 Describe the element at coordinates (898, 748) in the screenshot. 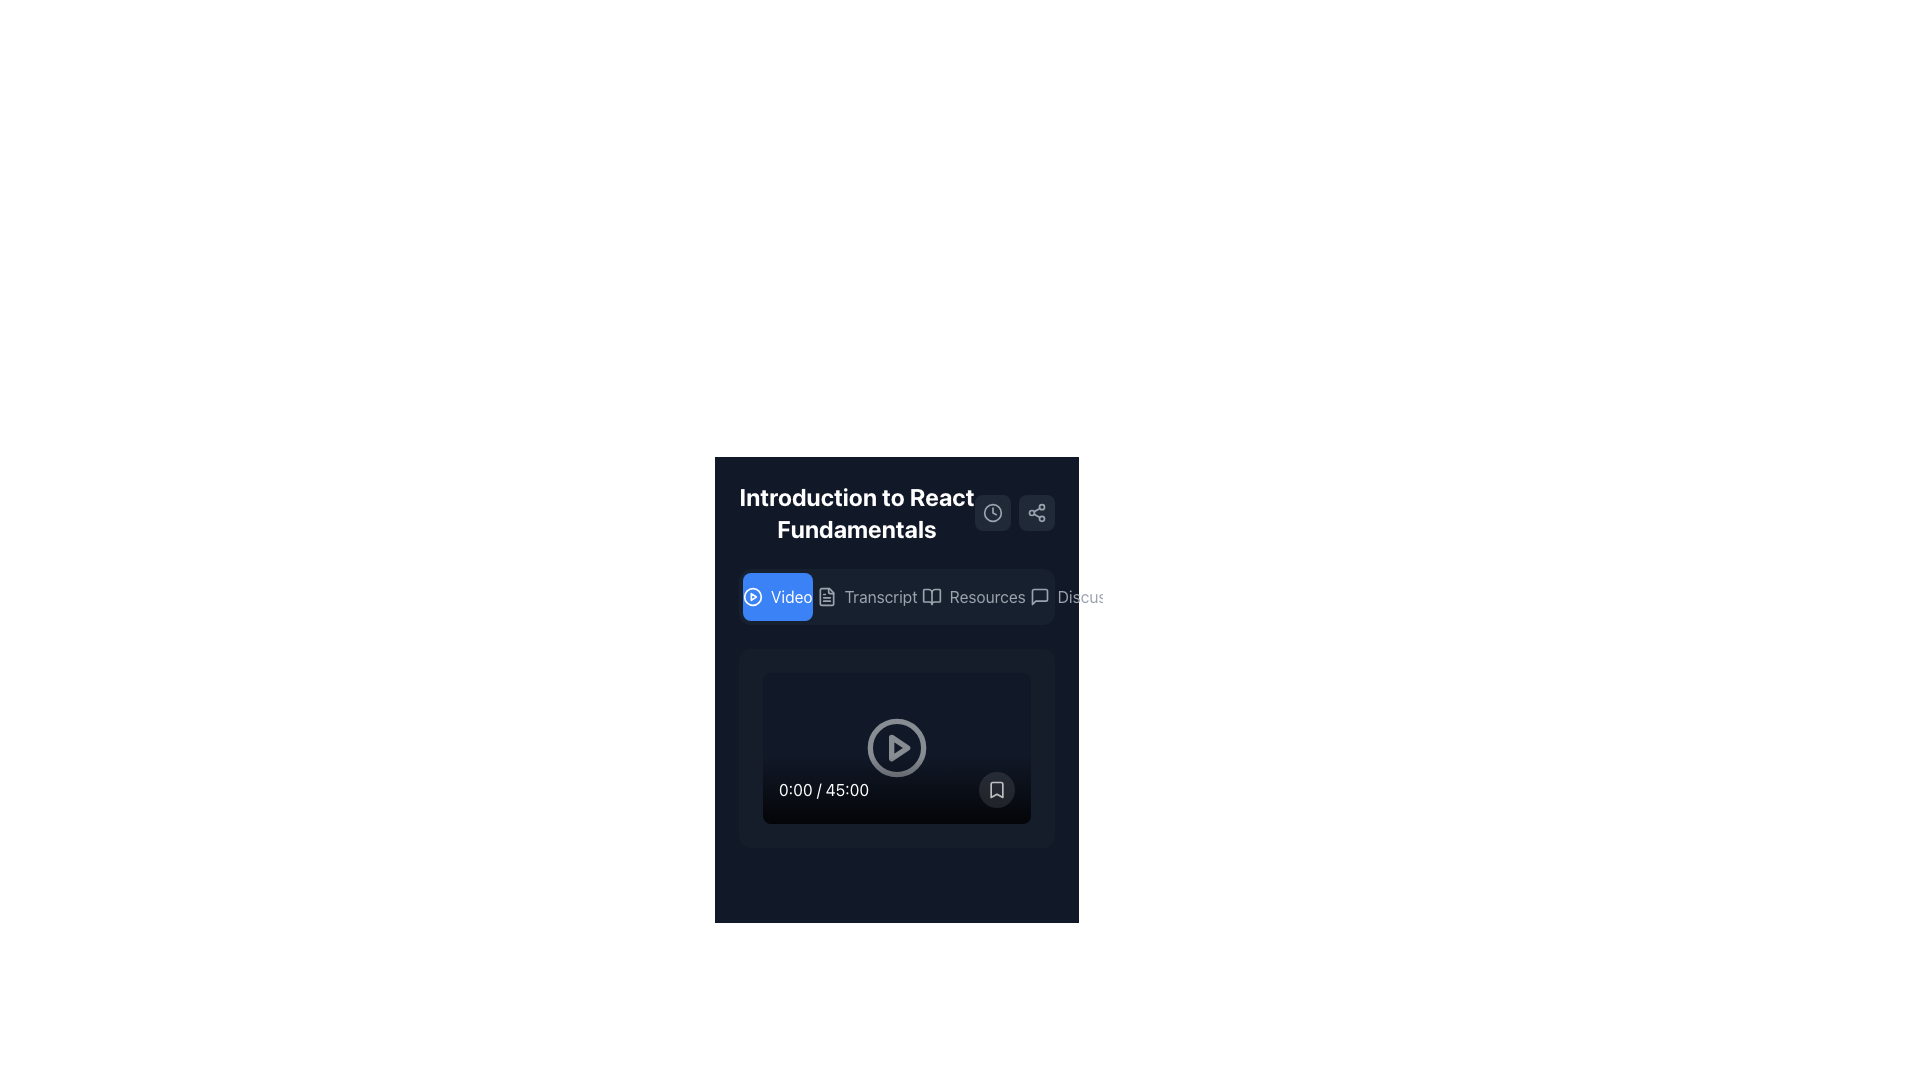

I see `the Play button icon within the SVG element located at the center of the video preview interface for the 'Introduction to React Fundamentals' card to initiate video playback` at that location.